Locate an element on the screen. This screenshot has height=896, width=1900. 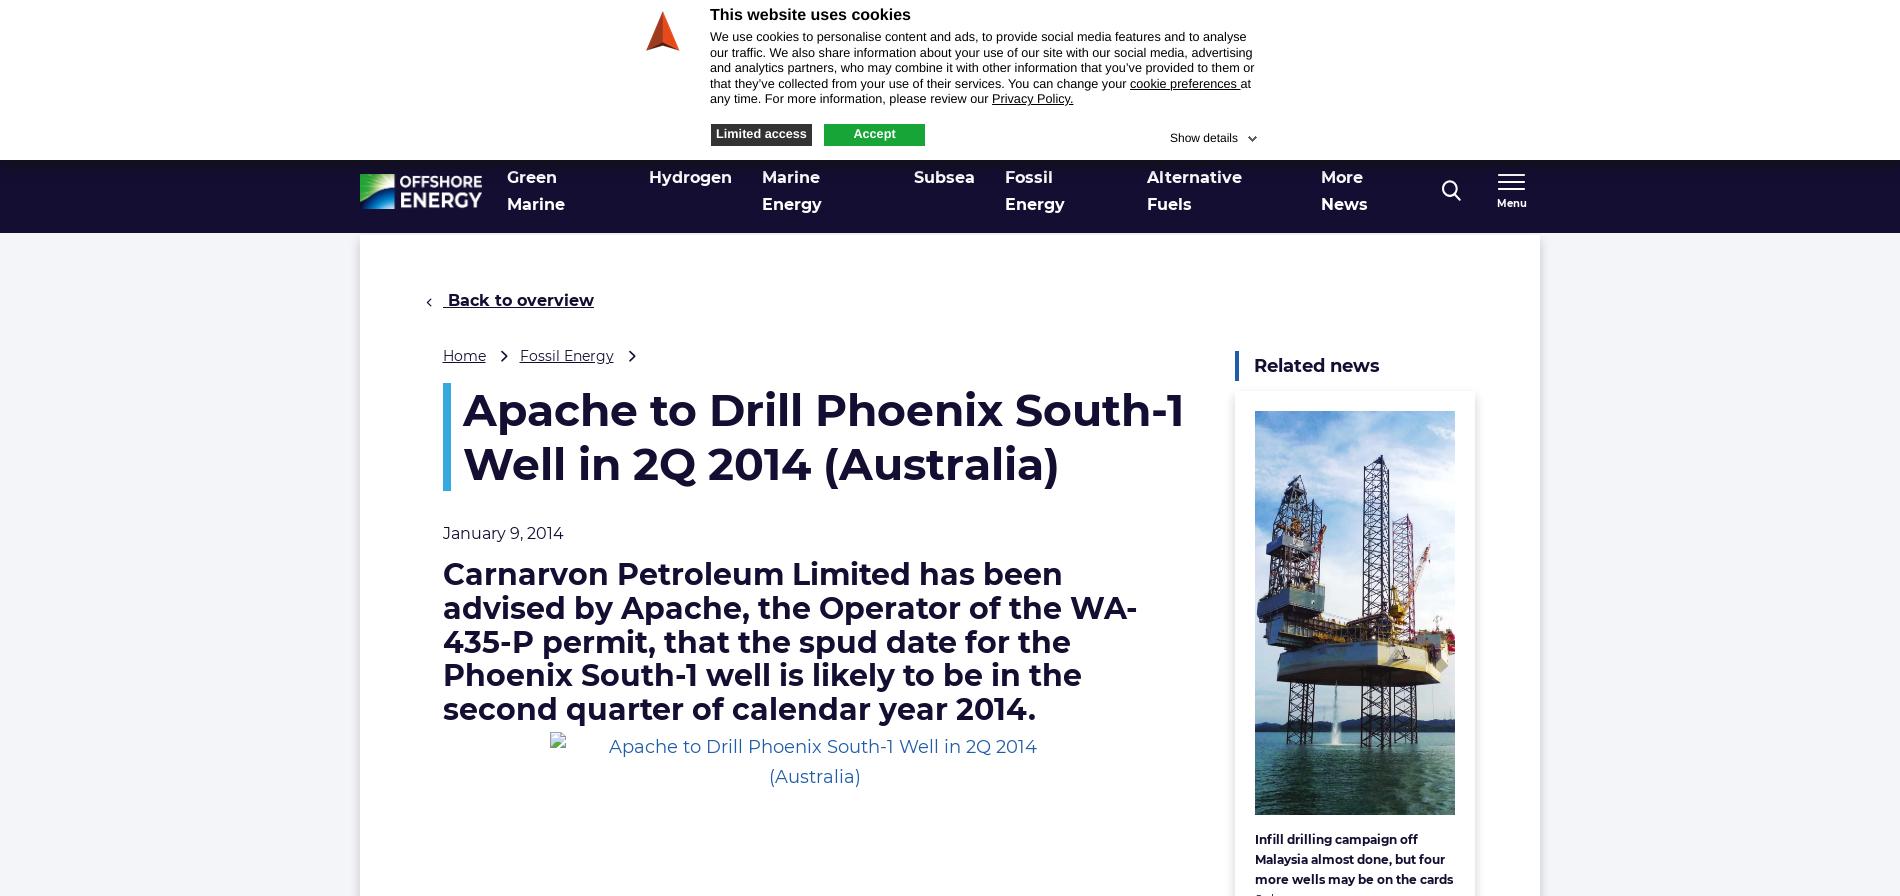
'Limited access' is located at coordinates (759, 132).